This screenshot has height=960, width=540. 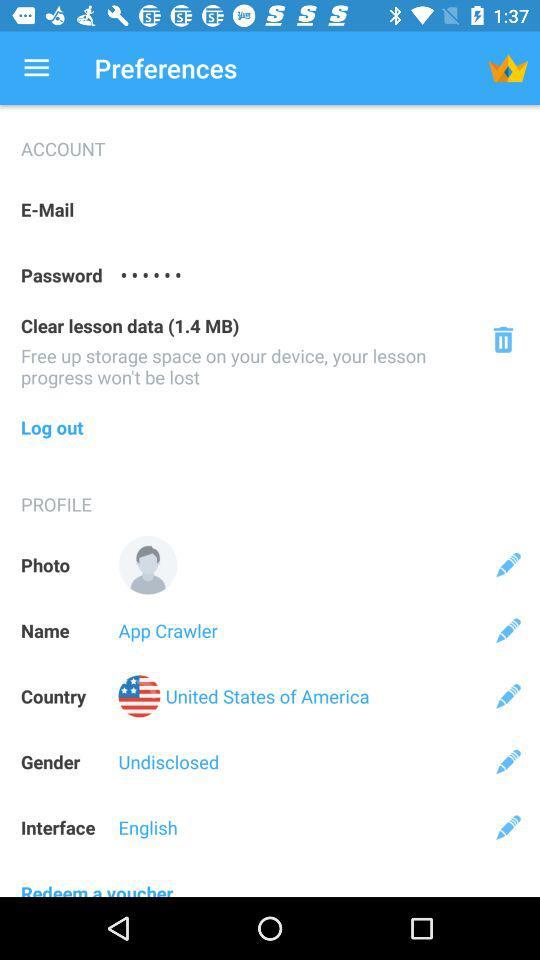 What do you see at coordinates (508, 696) in the screenshot?
I see `the edit icon` at bounding box center [508, 696].